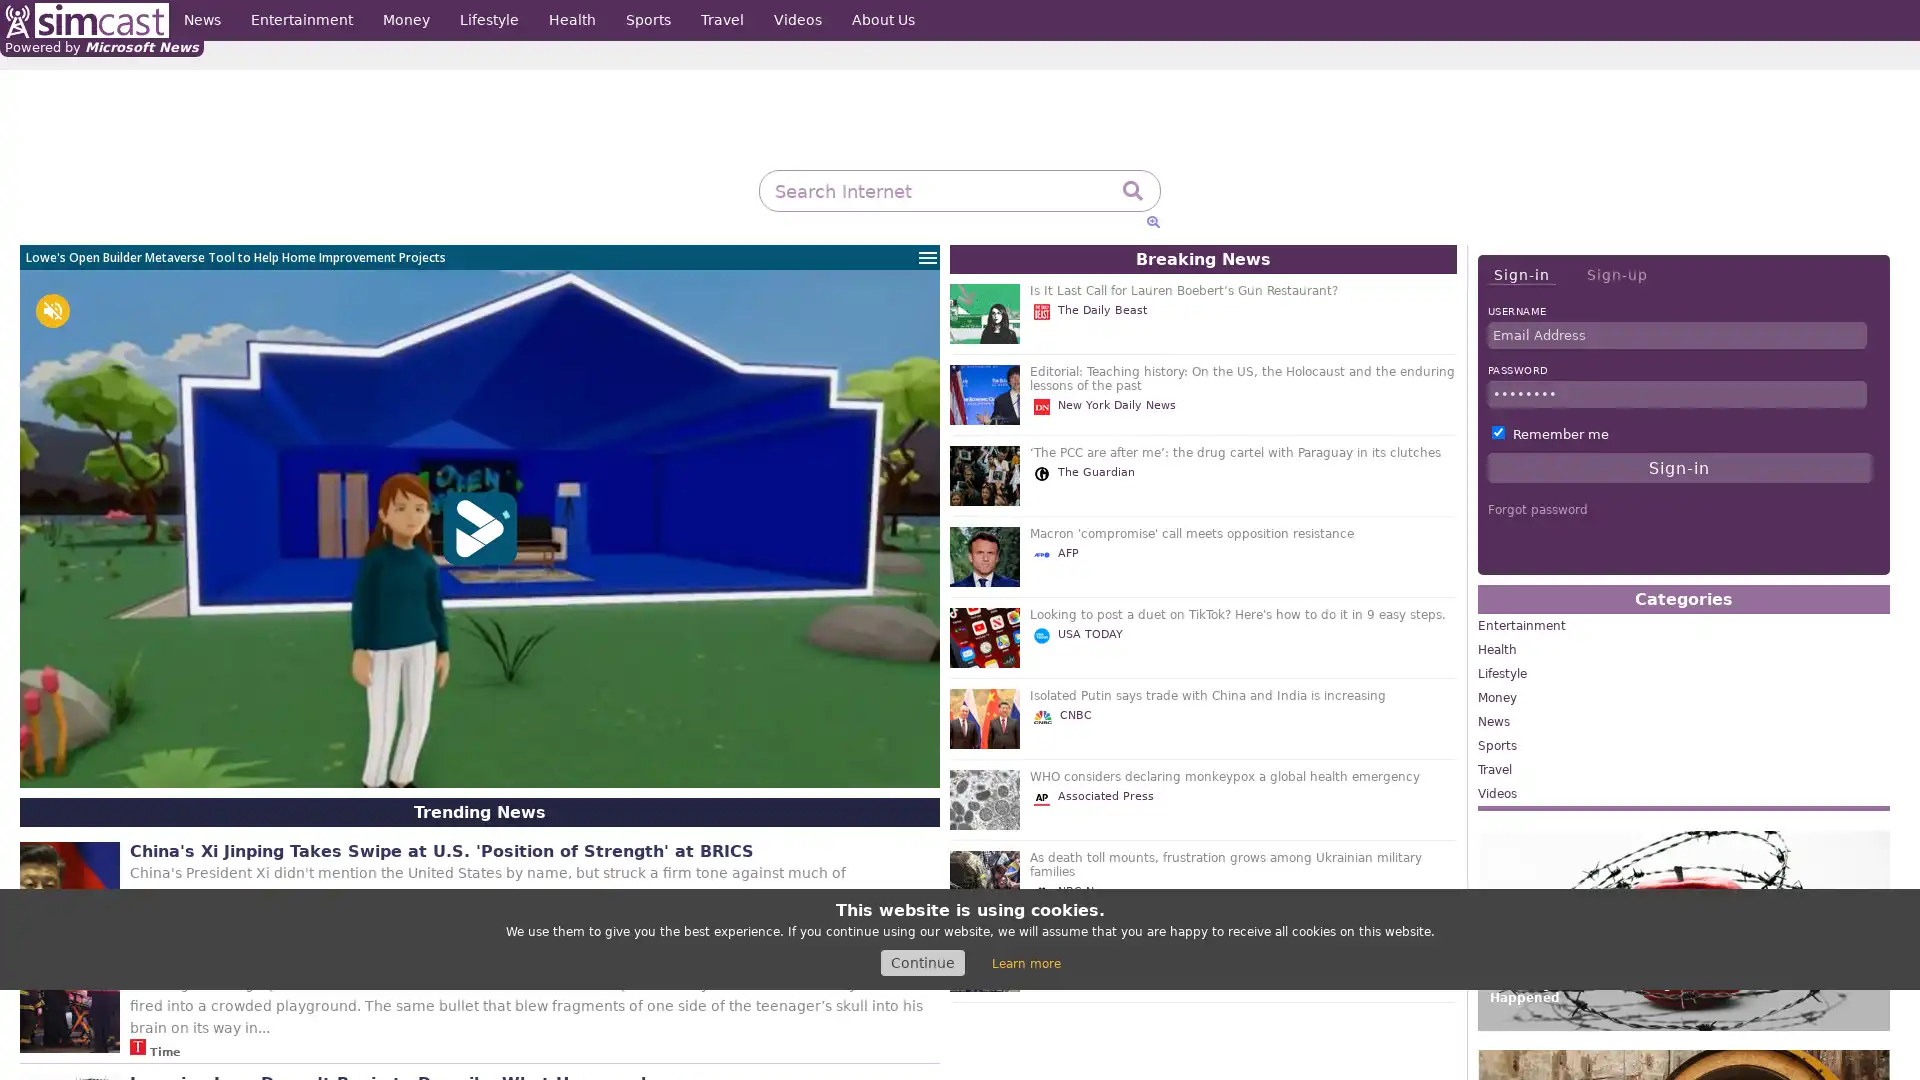 Image resolution: width=1920 pixels, height=1080 pixels. I want to click on Sign-in, so click(1520, 275).